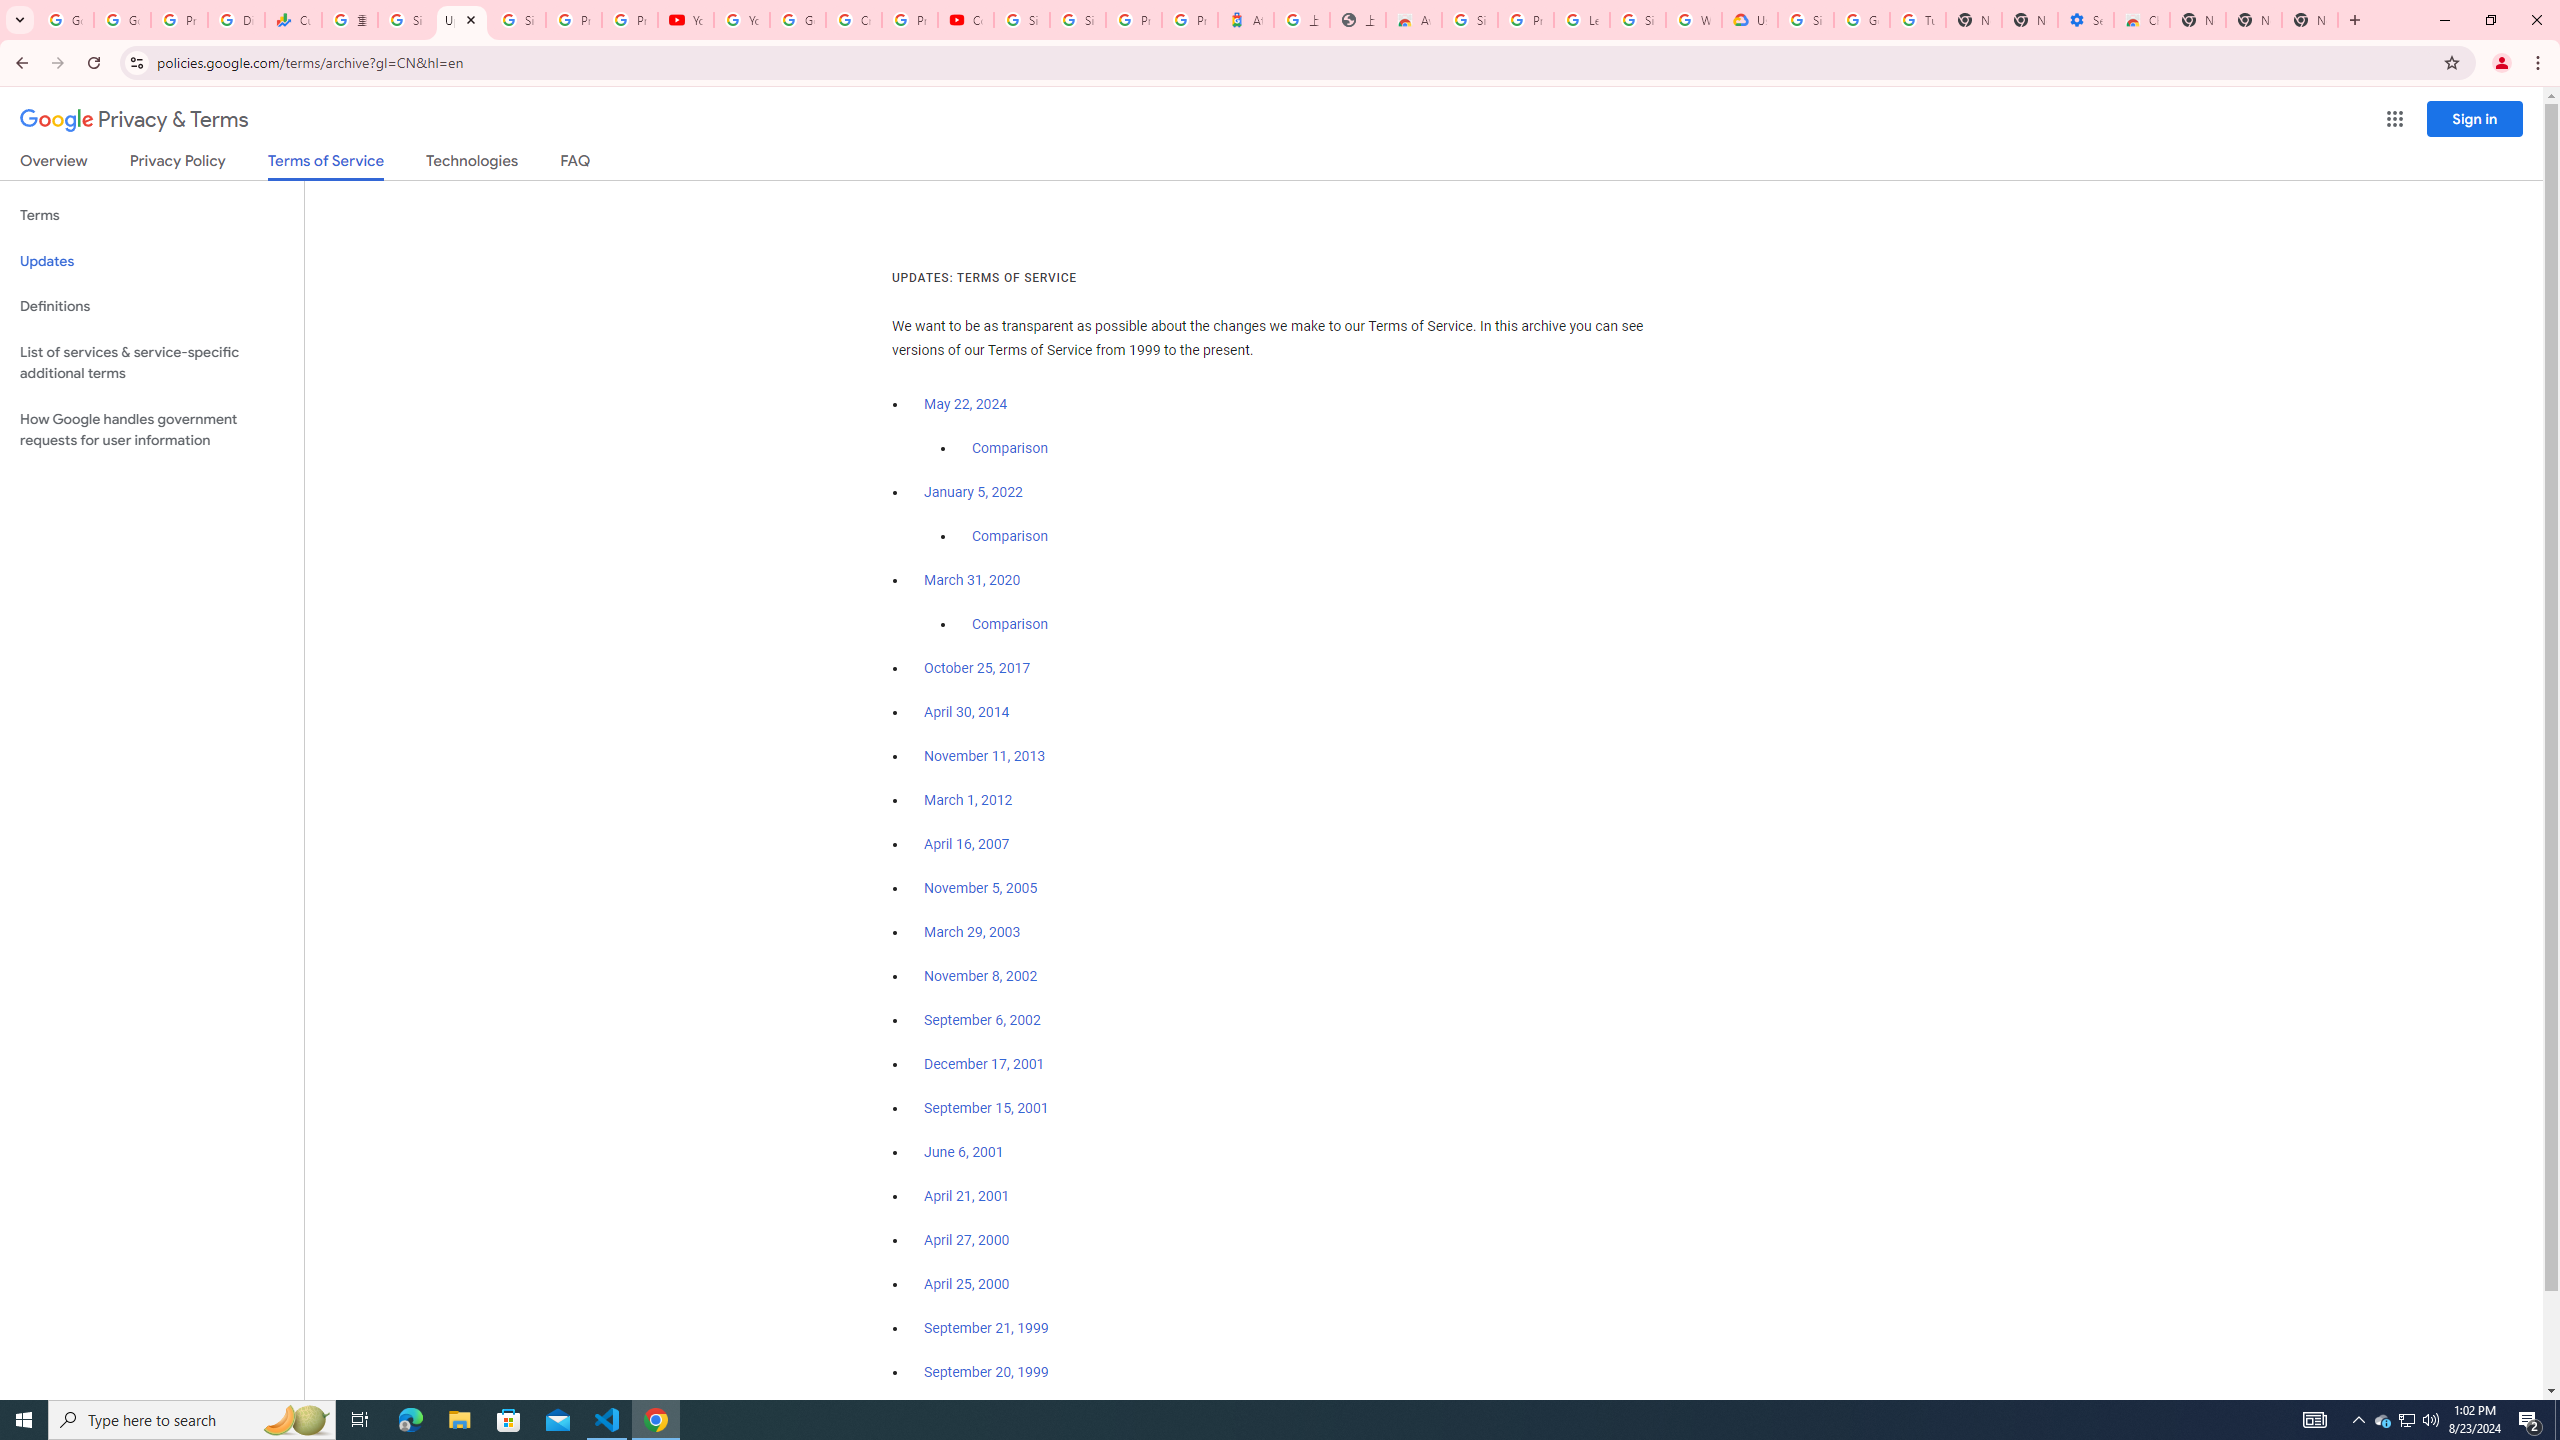  Describe the element at coordinates (983, 1064) in the screenshot. I see `'December 17, 2001'` at that location.